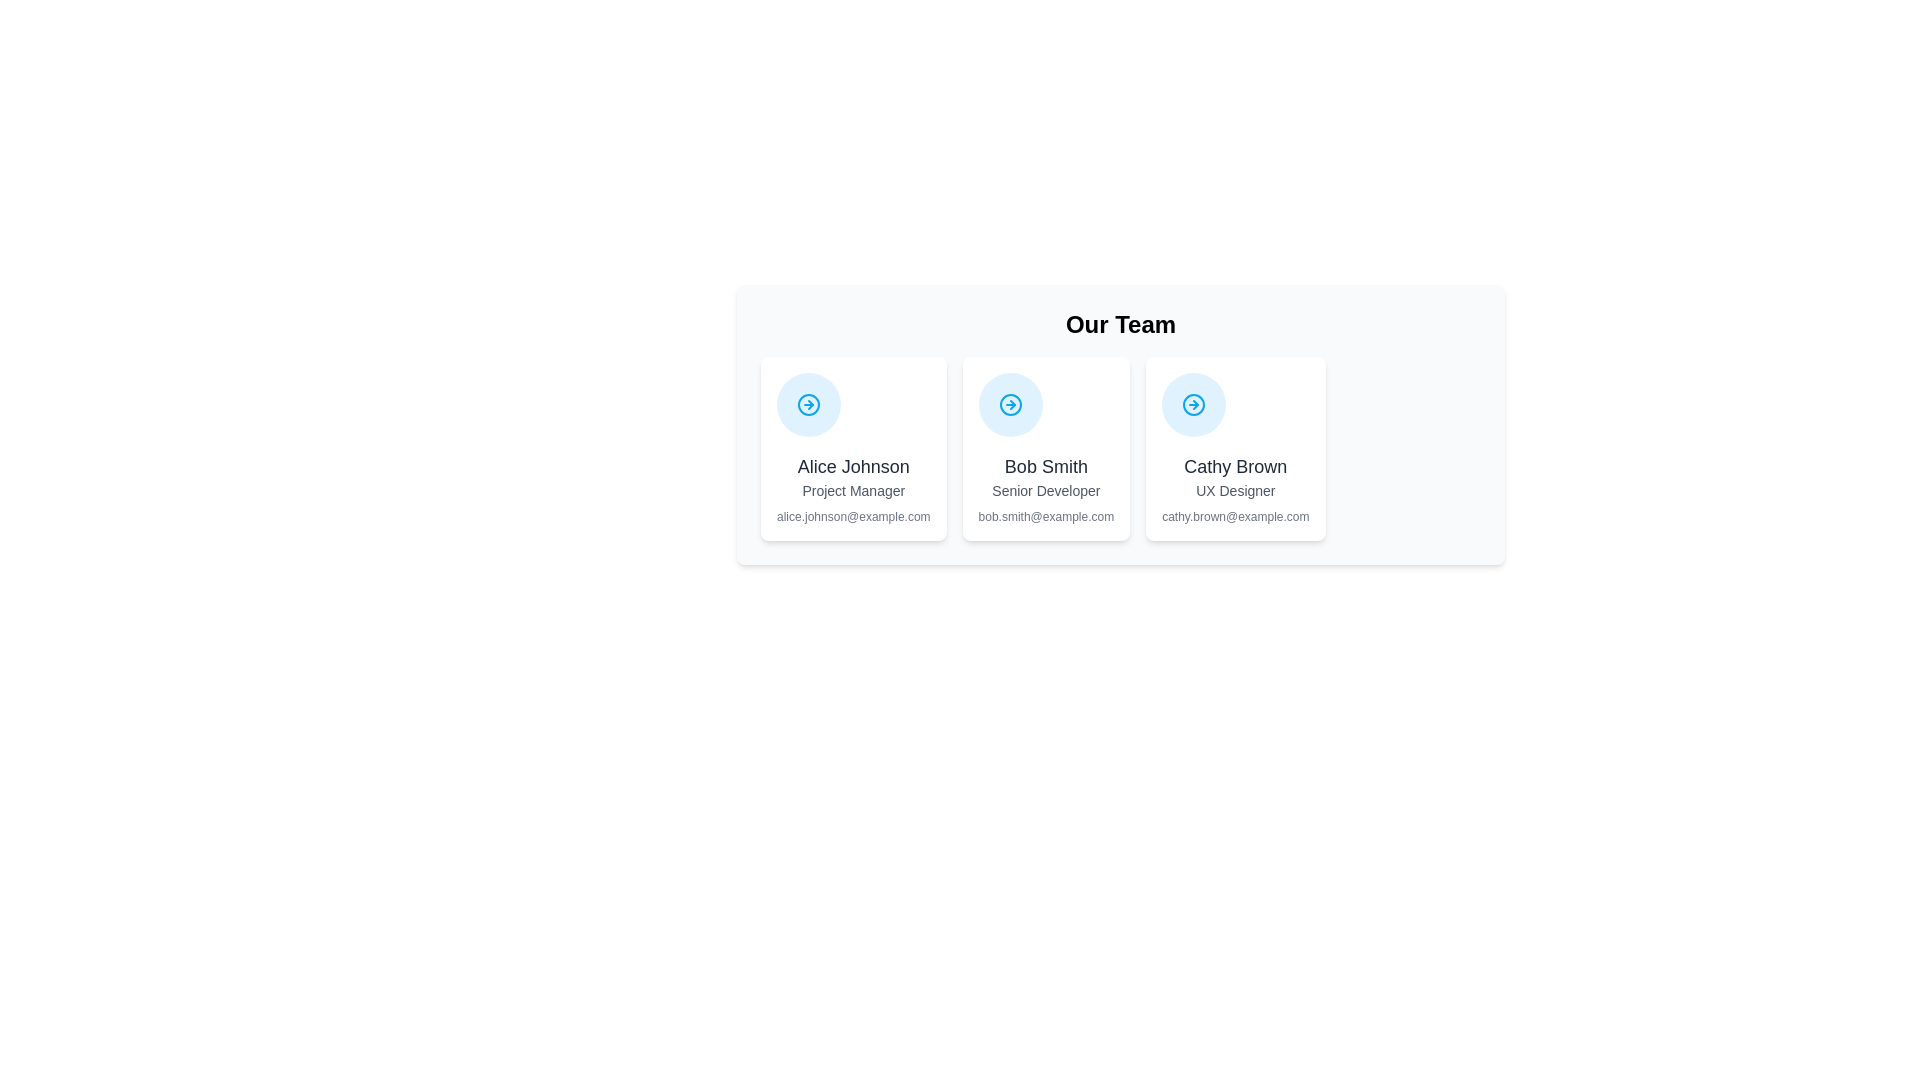  Describe the element at coordinates (1045, 515) in the screenshot. I see `the email address 'bob.smith@example.com' displayed in small, light gray text within the user profile card for copying` at that location.